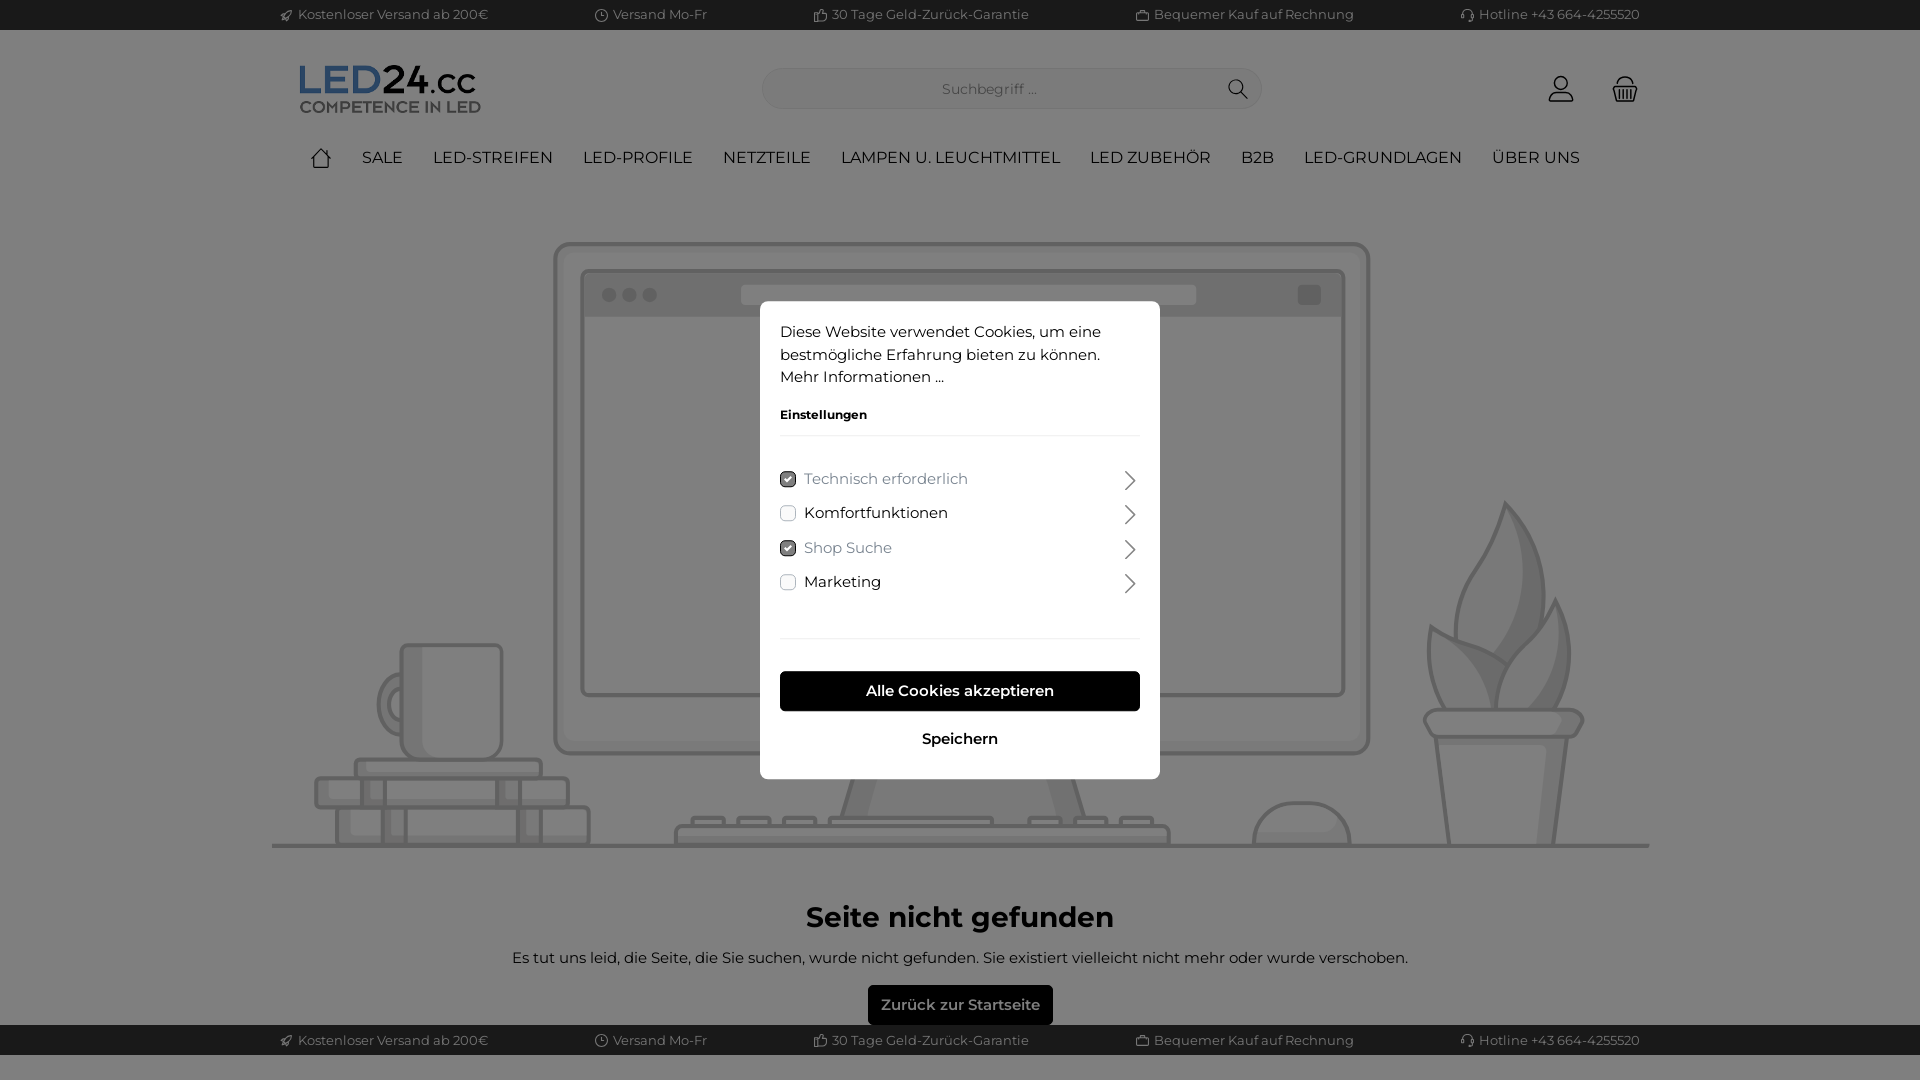  I want to click on 'Warenkorb', so click(1597, 87).